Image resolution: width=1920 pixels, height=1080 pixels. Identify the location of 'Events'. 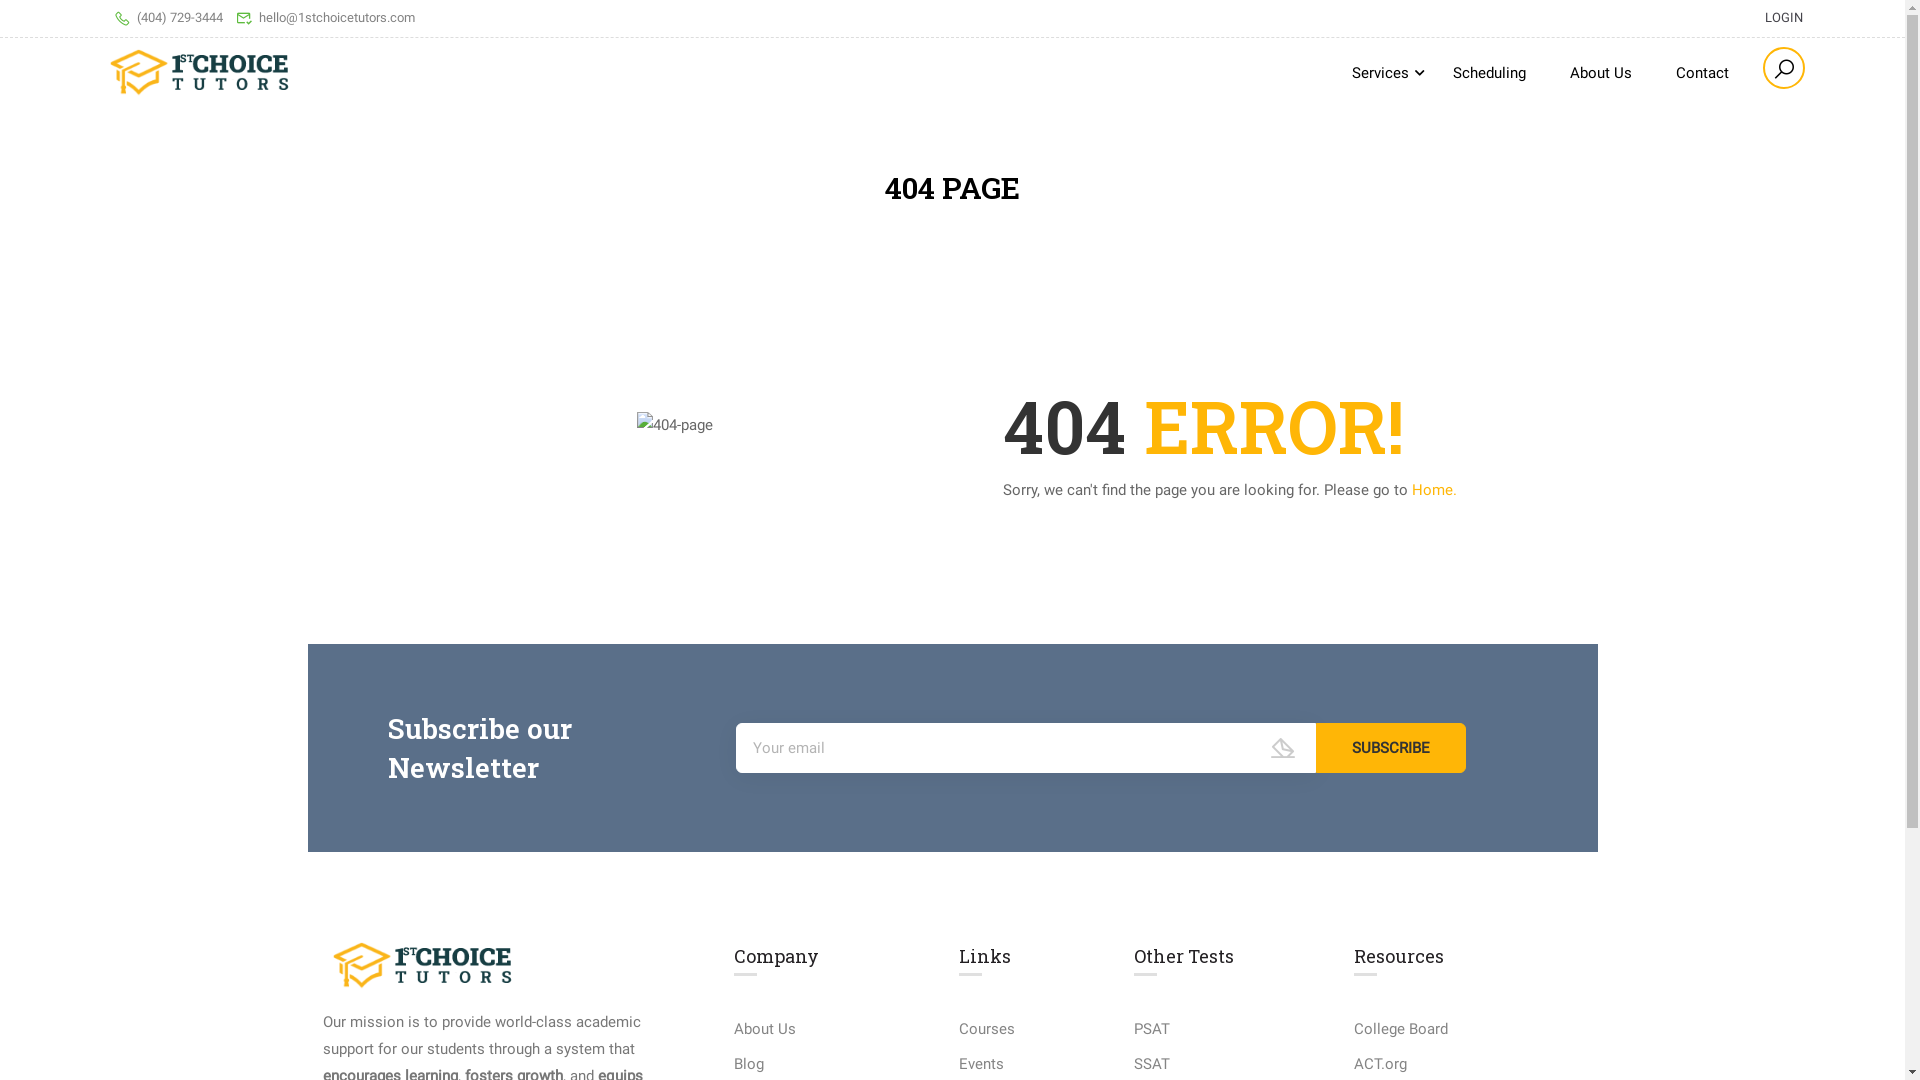
(981, 1063).